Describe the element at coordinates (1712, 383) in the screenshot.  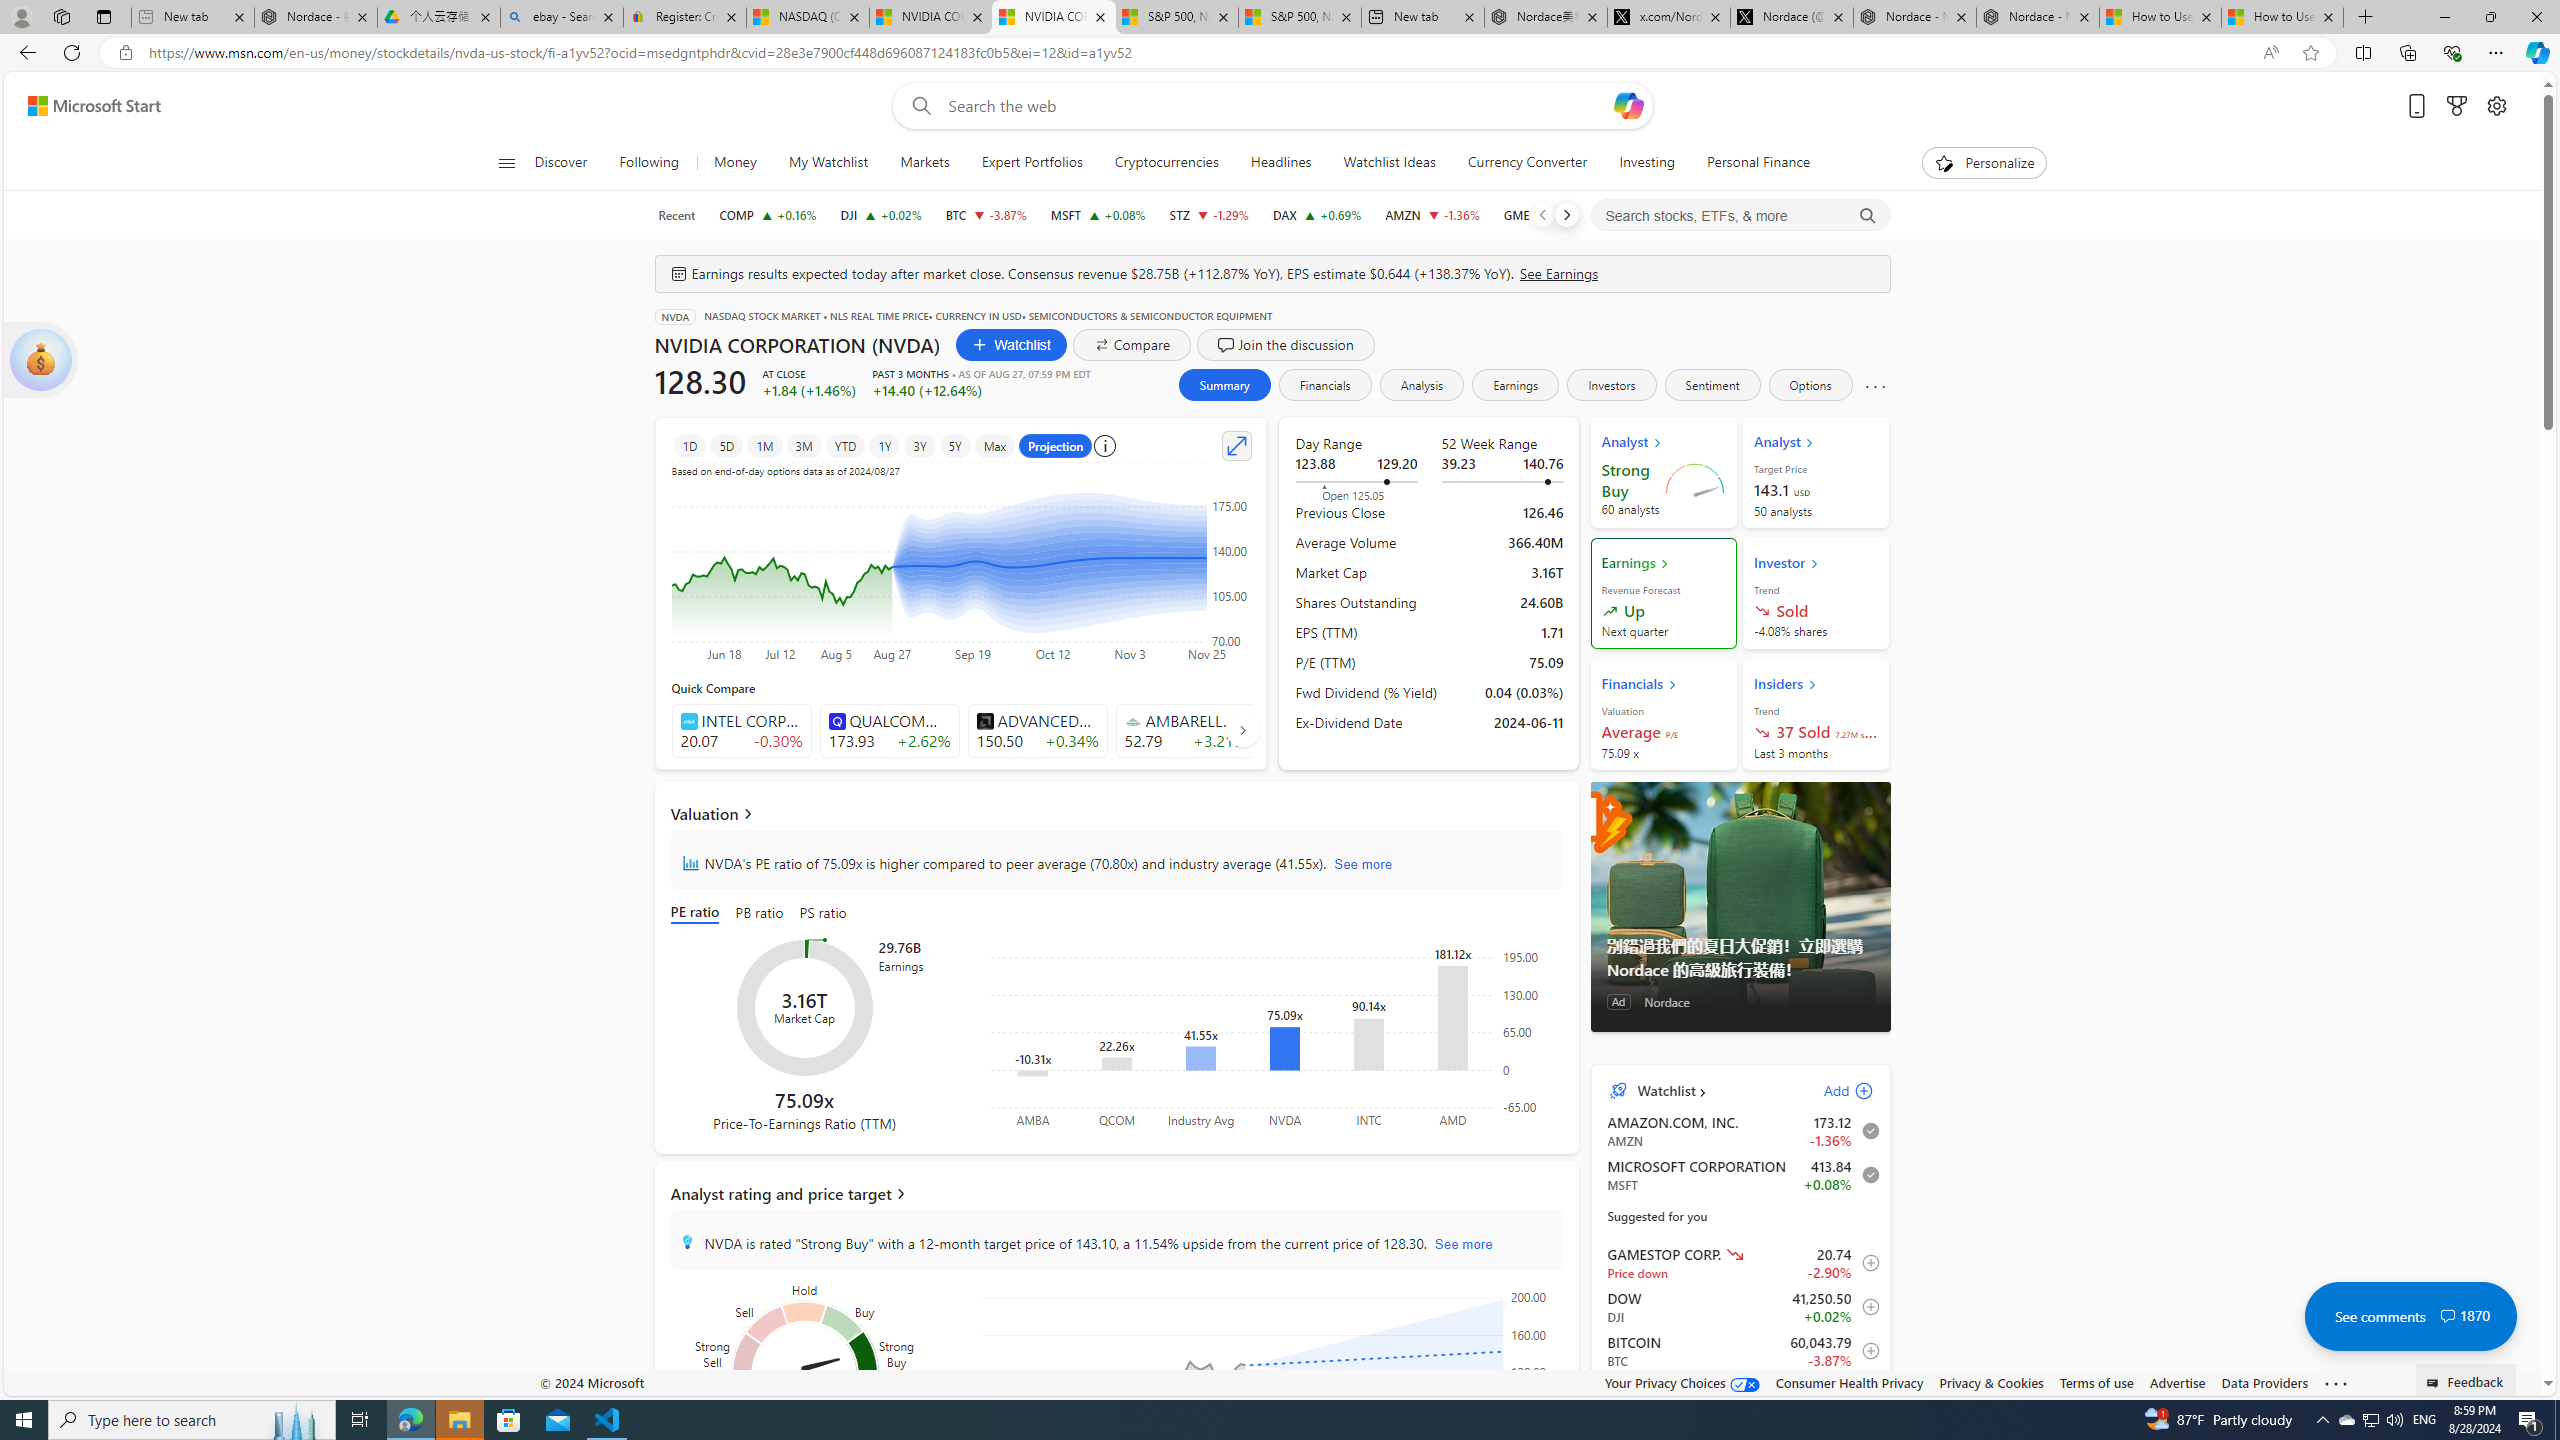
I see `'Sentiment'` at that location.